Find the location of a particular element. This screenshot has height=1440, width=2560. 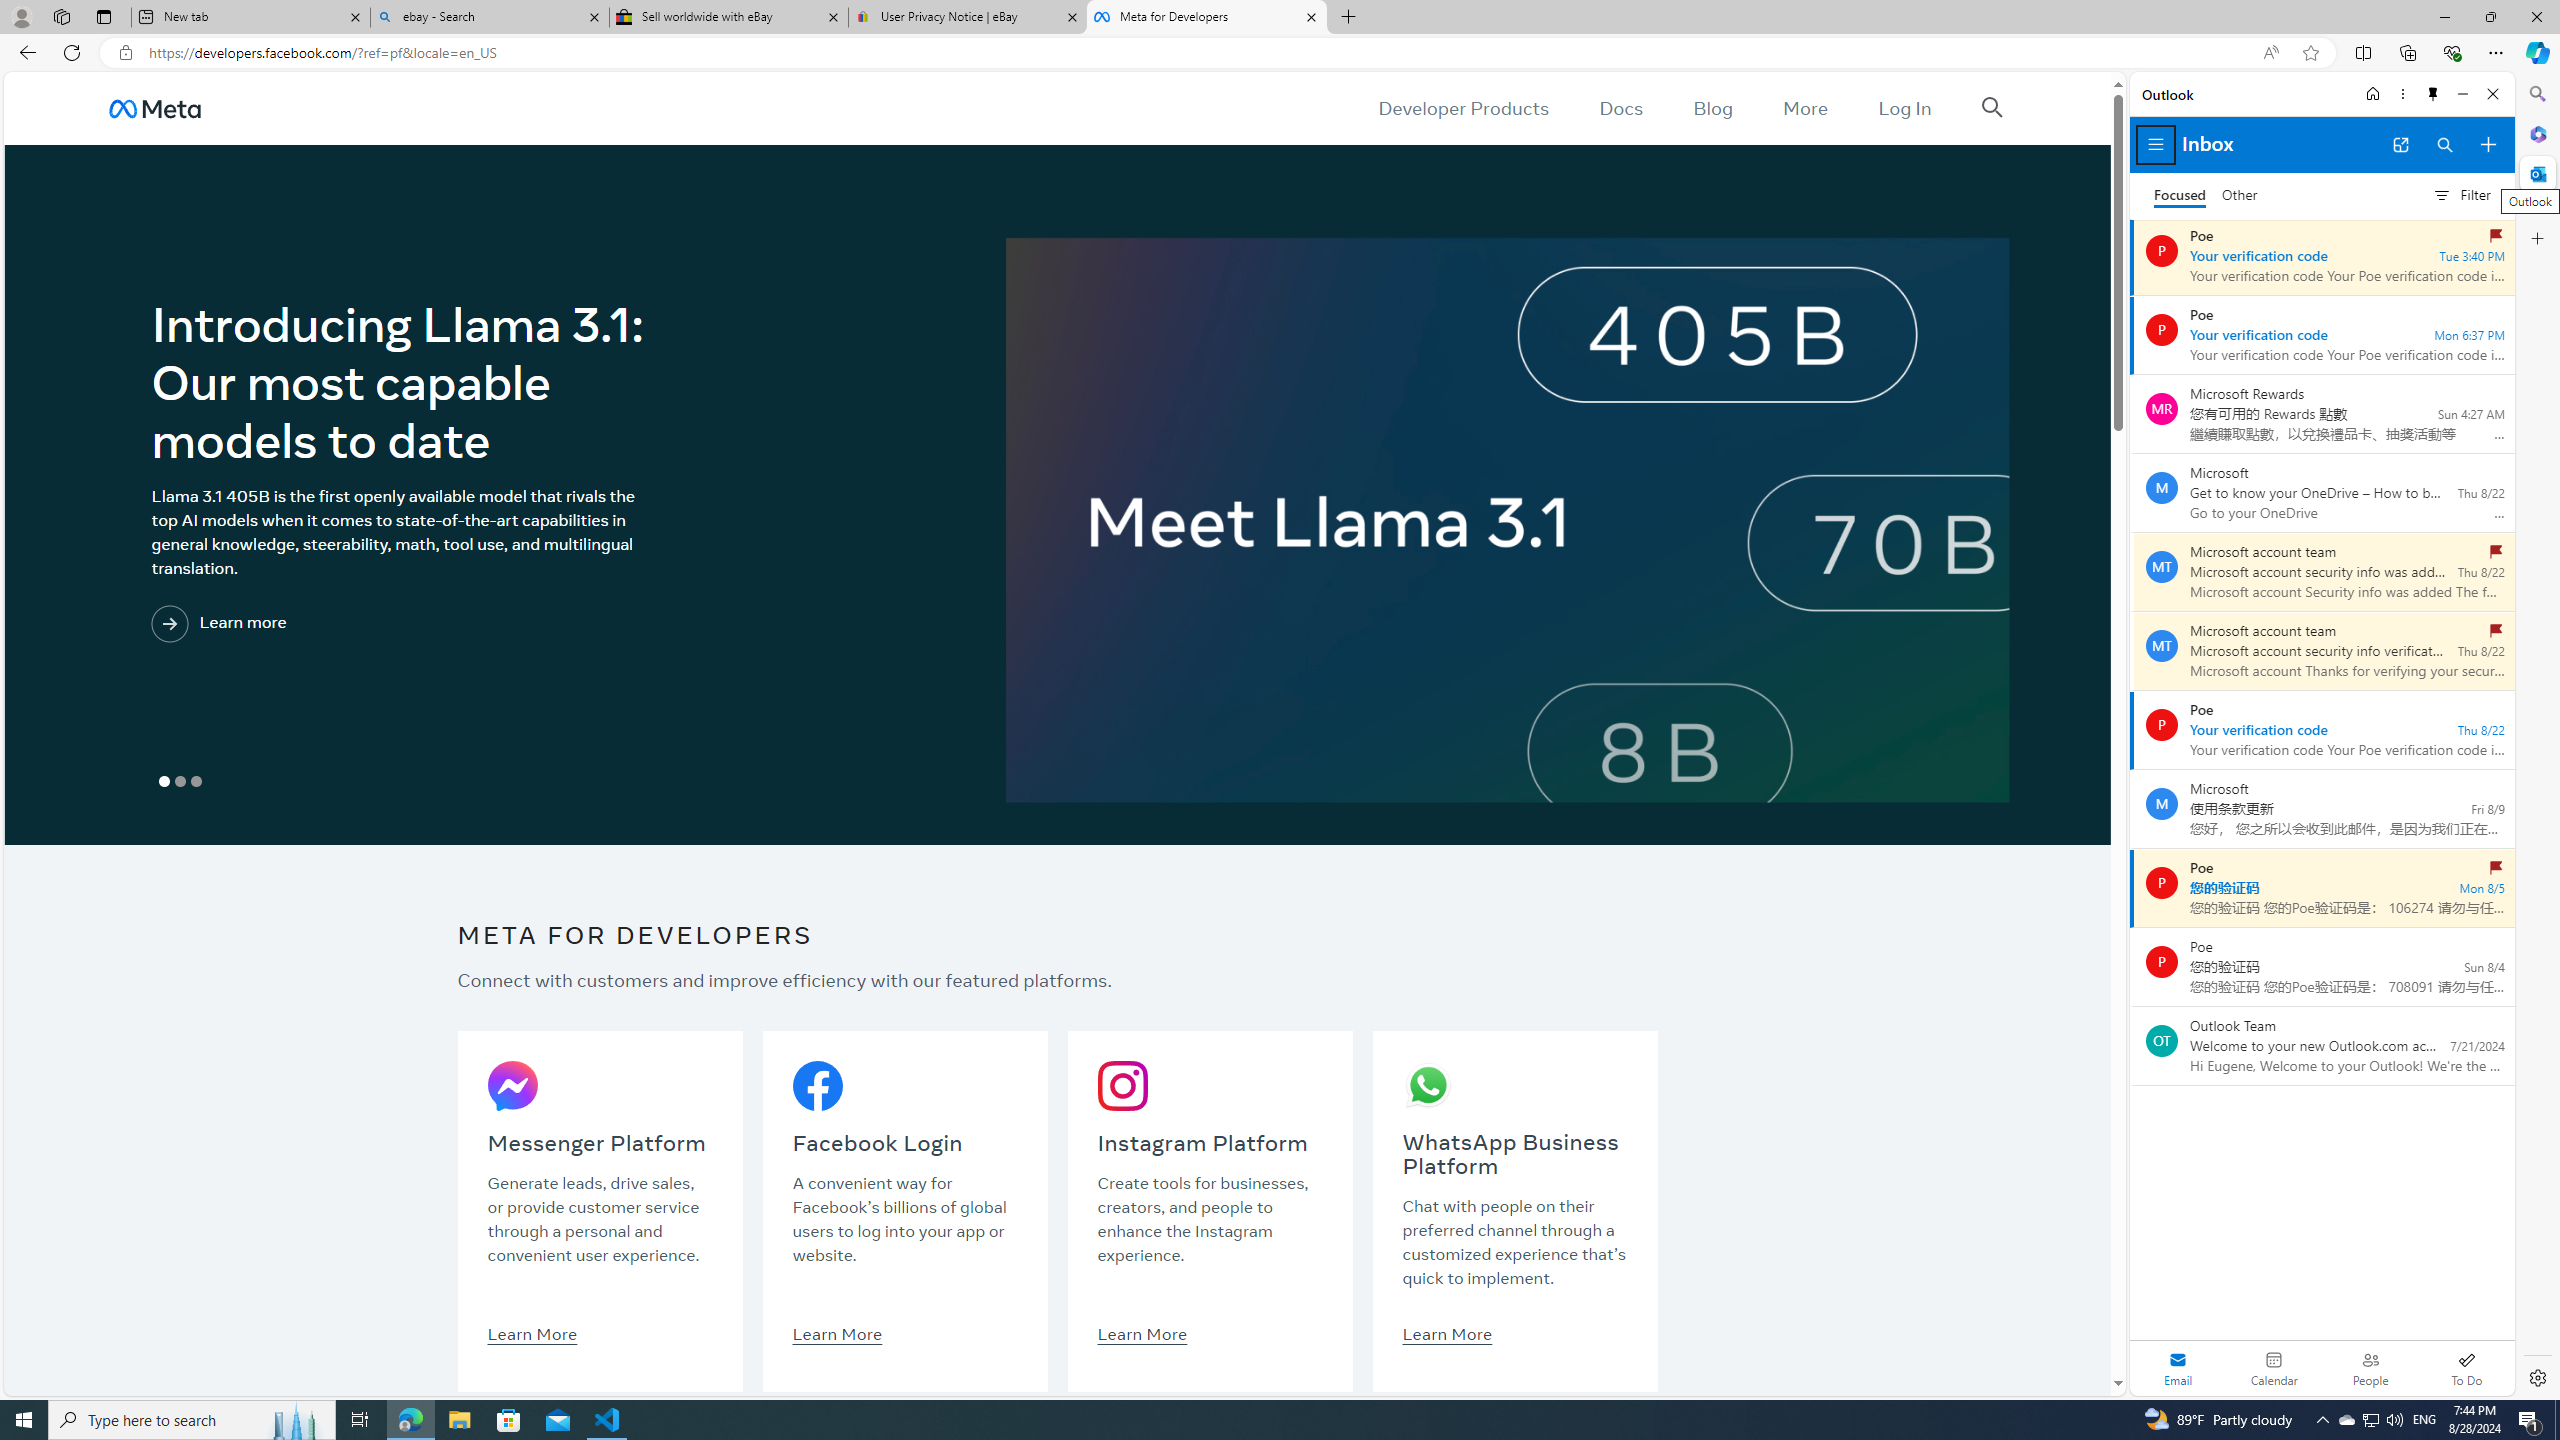

'Selected mail module' is located at coordinates (2177, 1367).